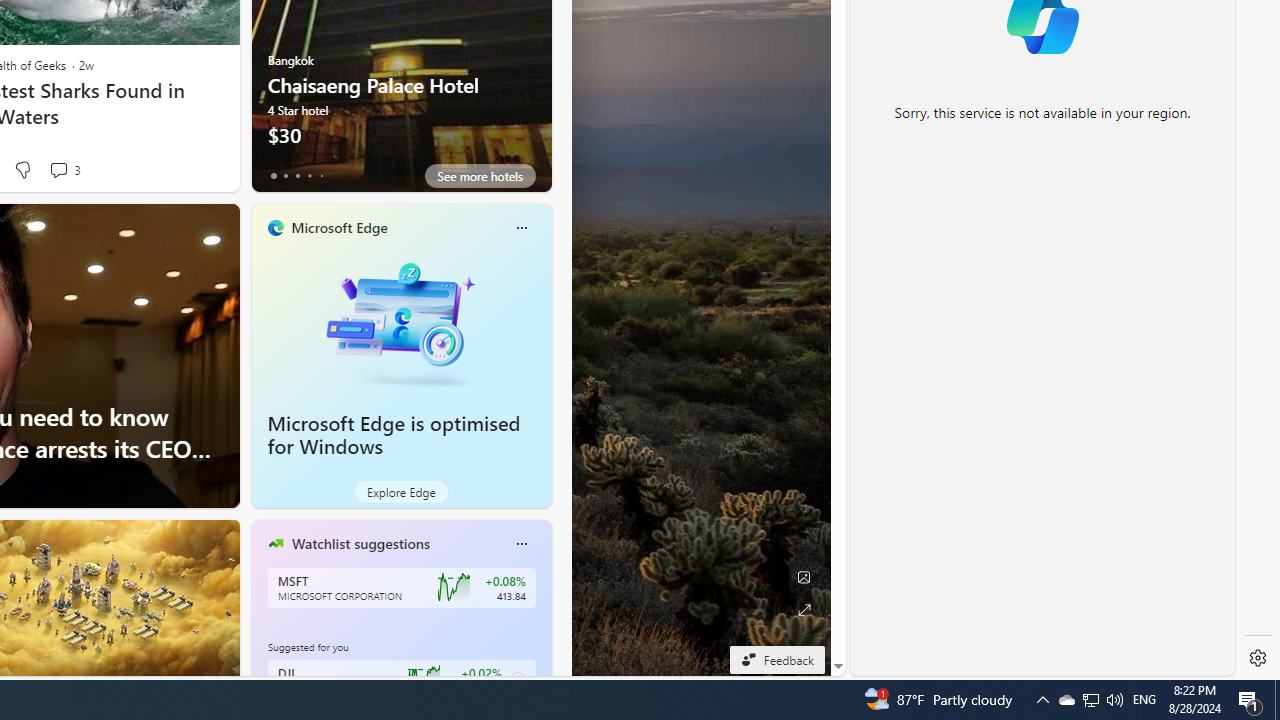  What do you see at coordinates (64, 169) in the screenshot?
I see `'View comments 3 Comment'` at bounding box center [64, 169].